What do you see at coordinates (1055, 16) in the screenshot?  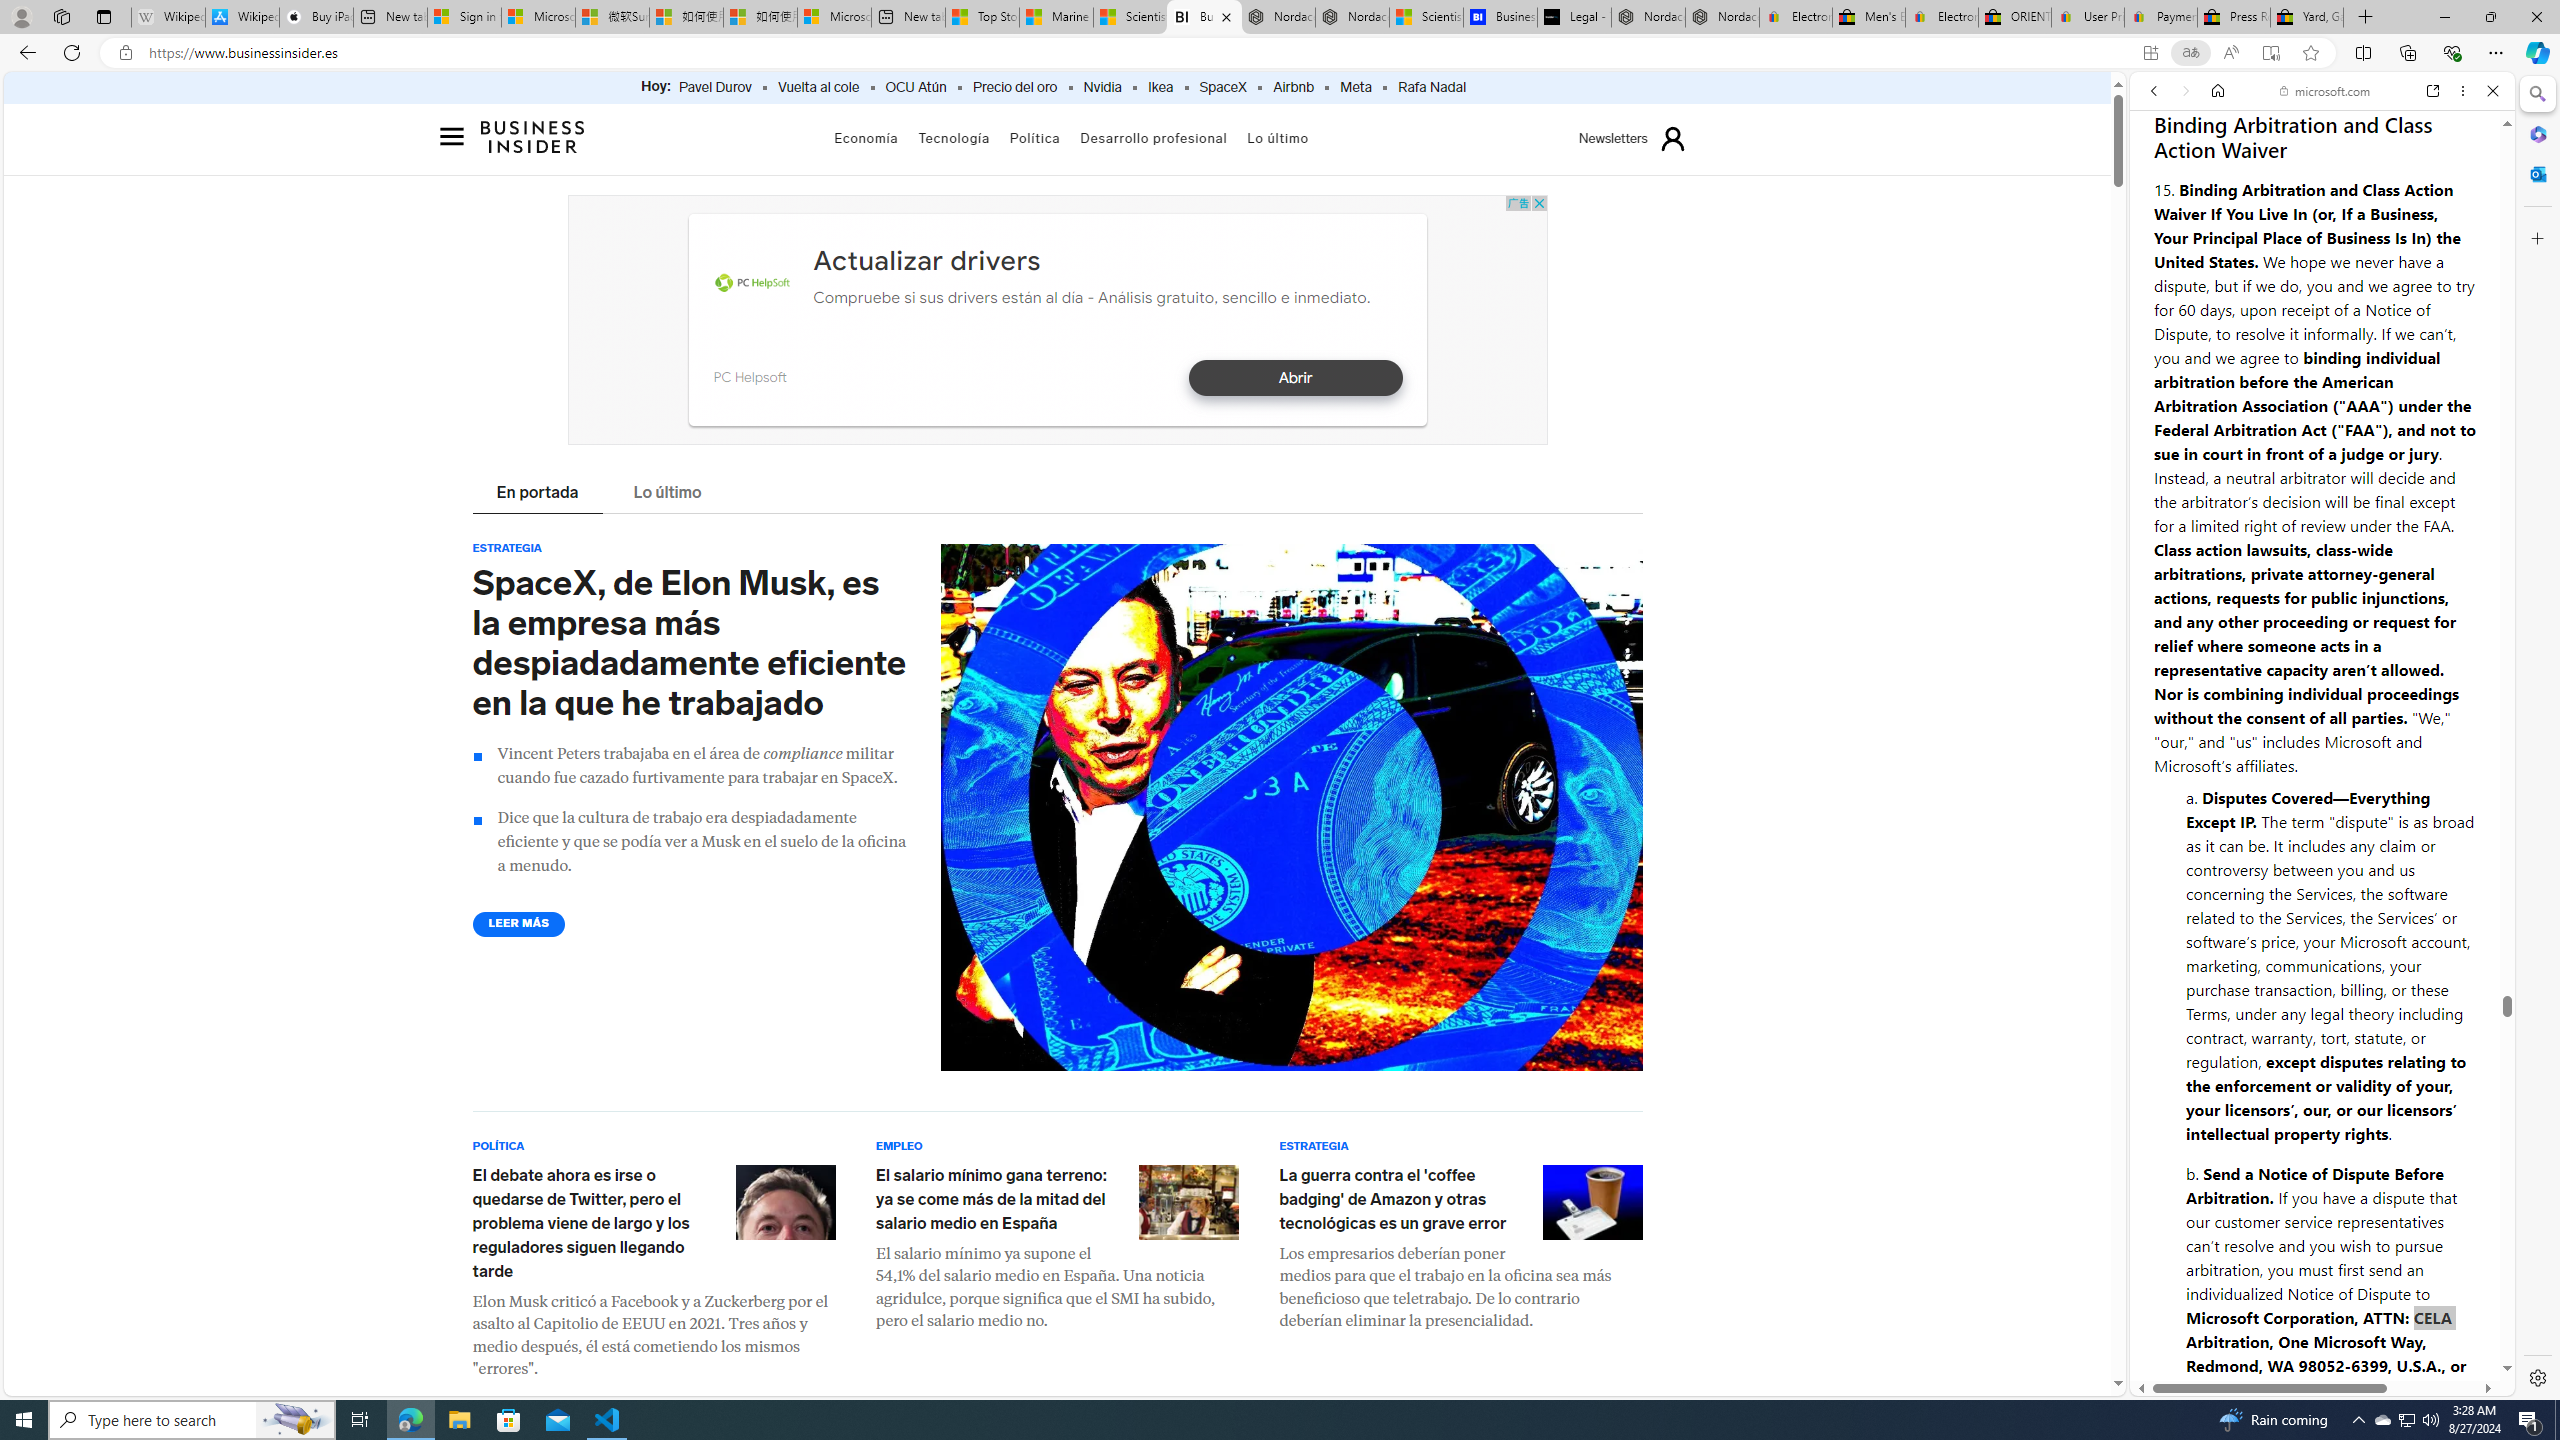 I see `'Marine life - MSN'` at bounding box center [1055, 16].